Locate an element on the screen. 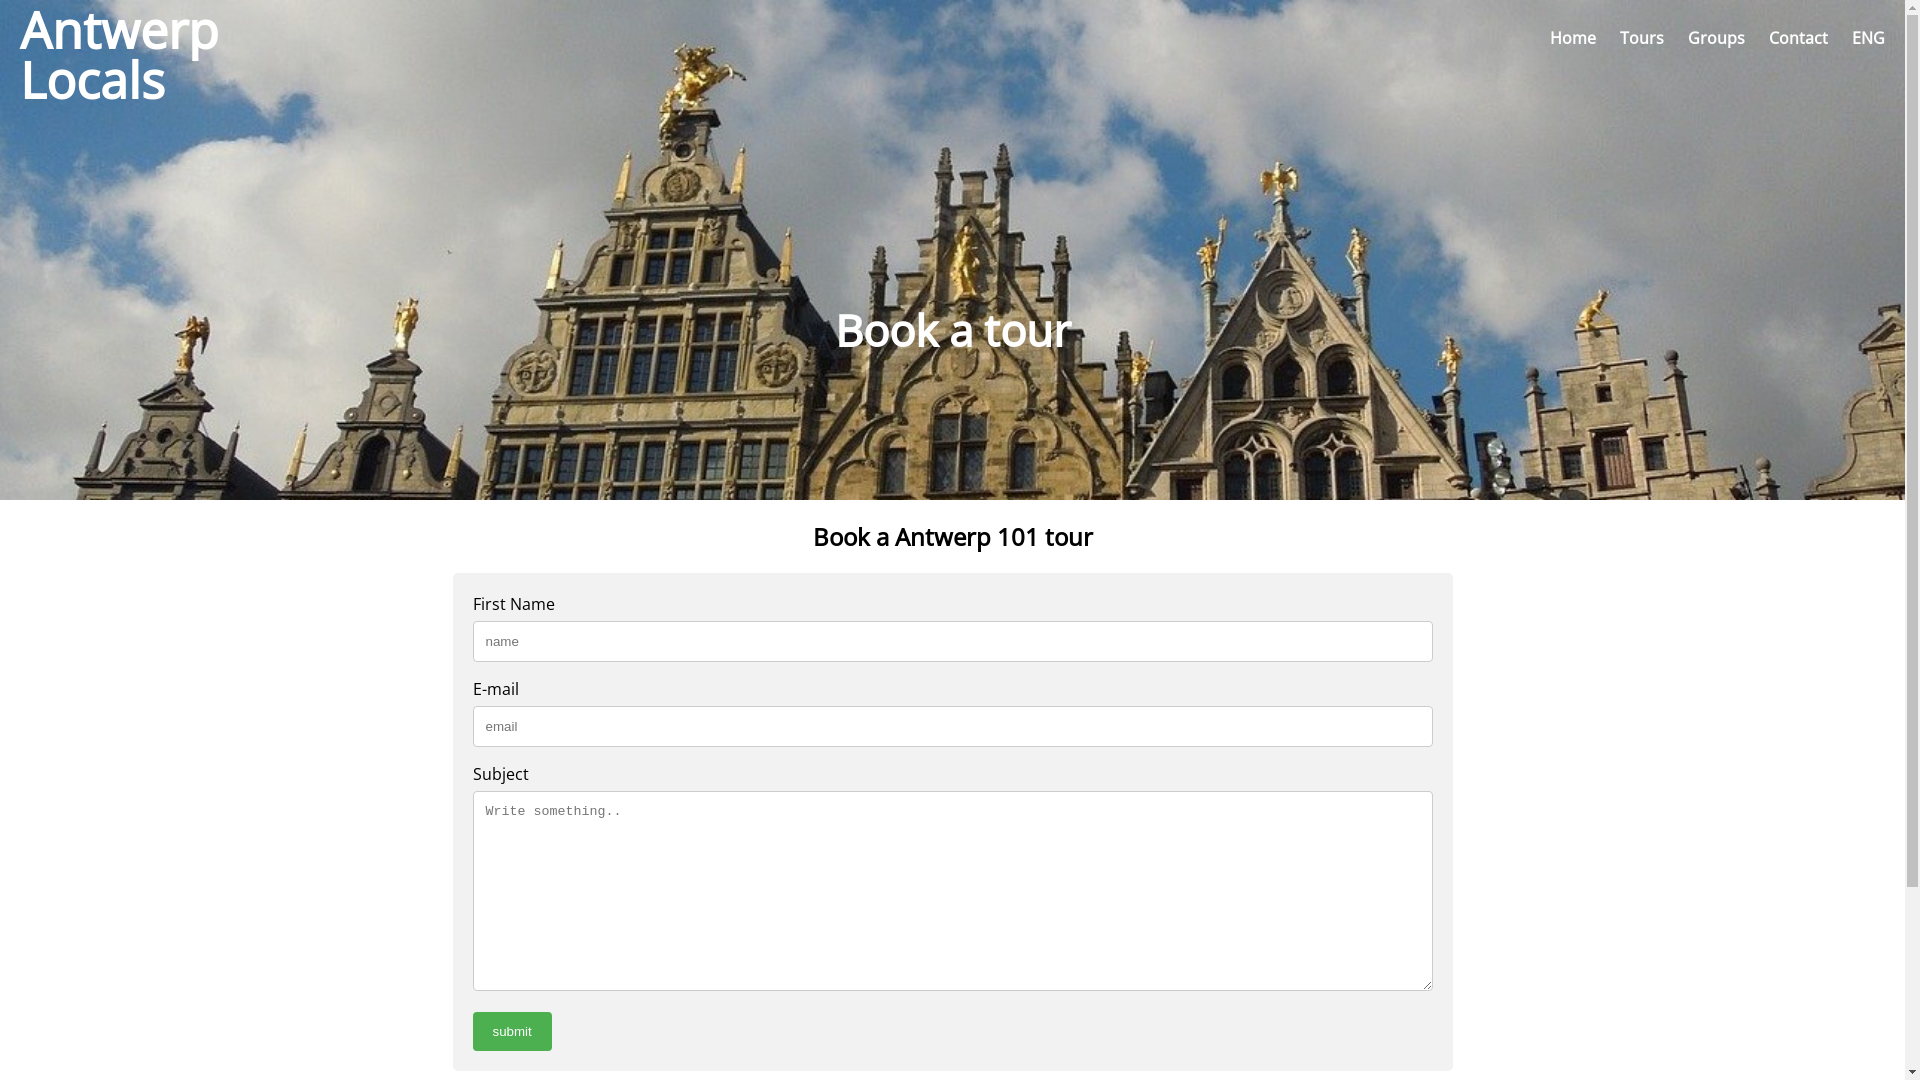  'Groups' is located at coordinates (1715, 38).